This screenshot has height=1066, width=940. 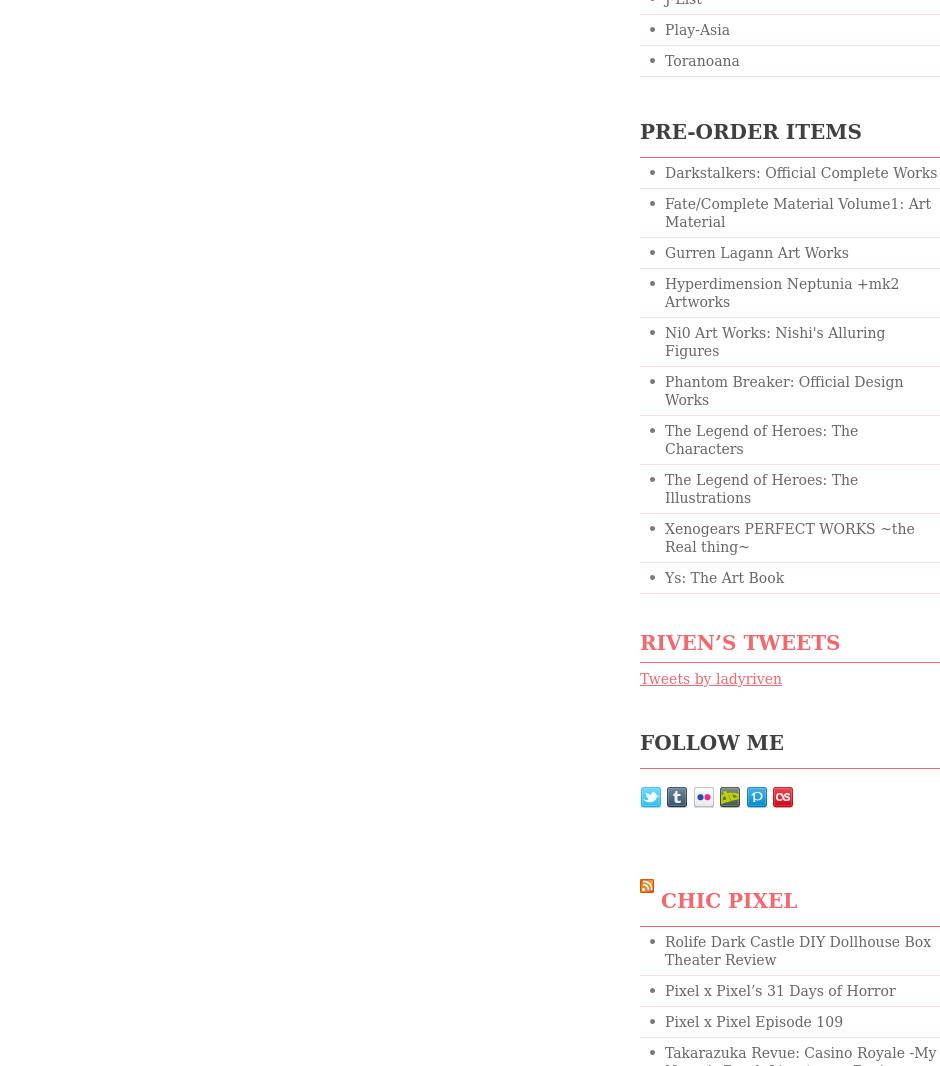 What do you see at coordinates (640, 642) in the screenshot?
I see `'Riven’s Tweets'` at bounding box center [640, 642].